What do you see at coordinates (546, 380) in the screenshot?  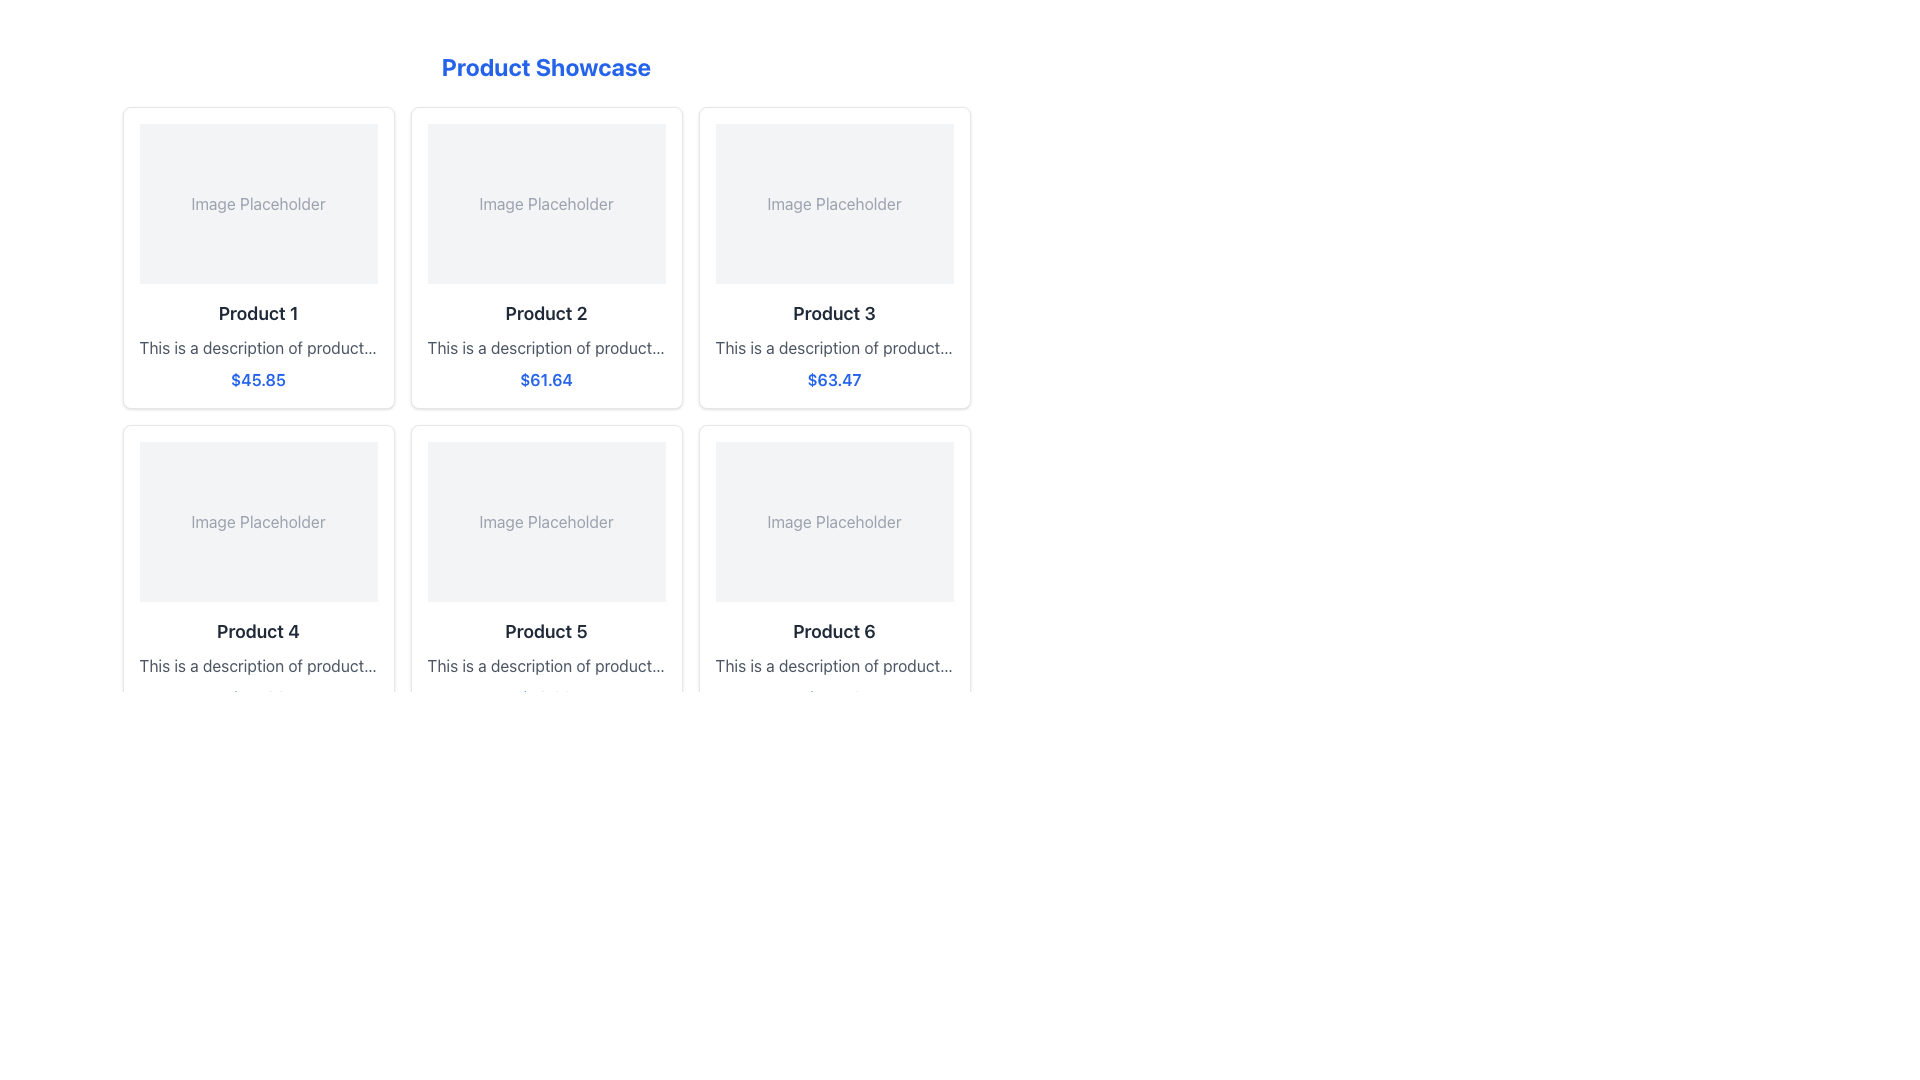 I see `the text display element showing the price '$61.64', which is styled in blue and bold, located below the product titled 'Product 2'` at bounding box center [546, 380].